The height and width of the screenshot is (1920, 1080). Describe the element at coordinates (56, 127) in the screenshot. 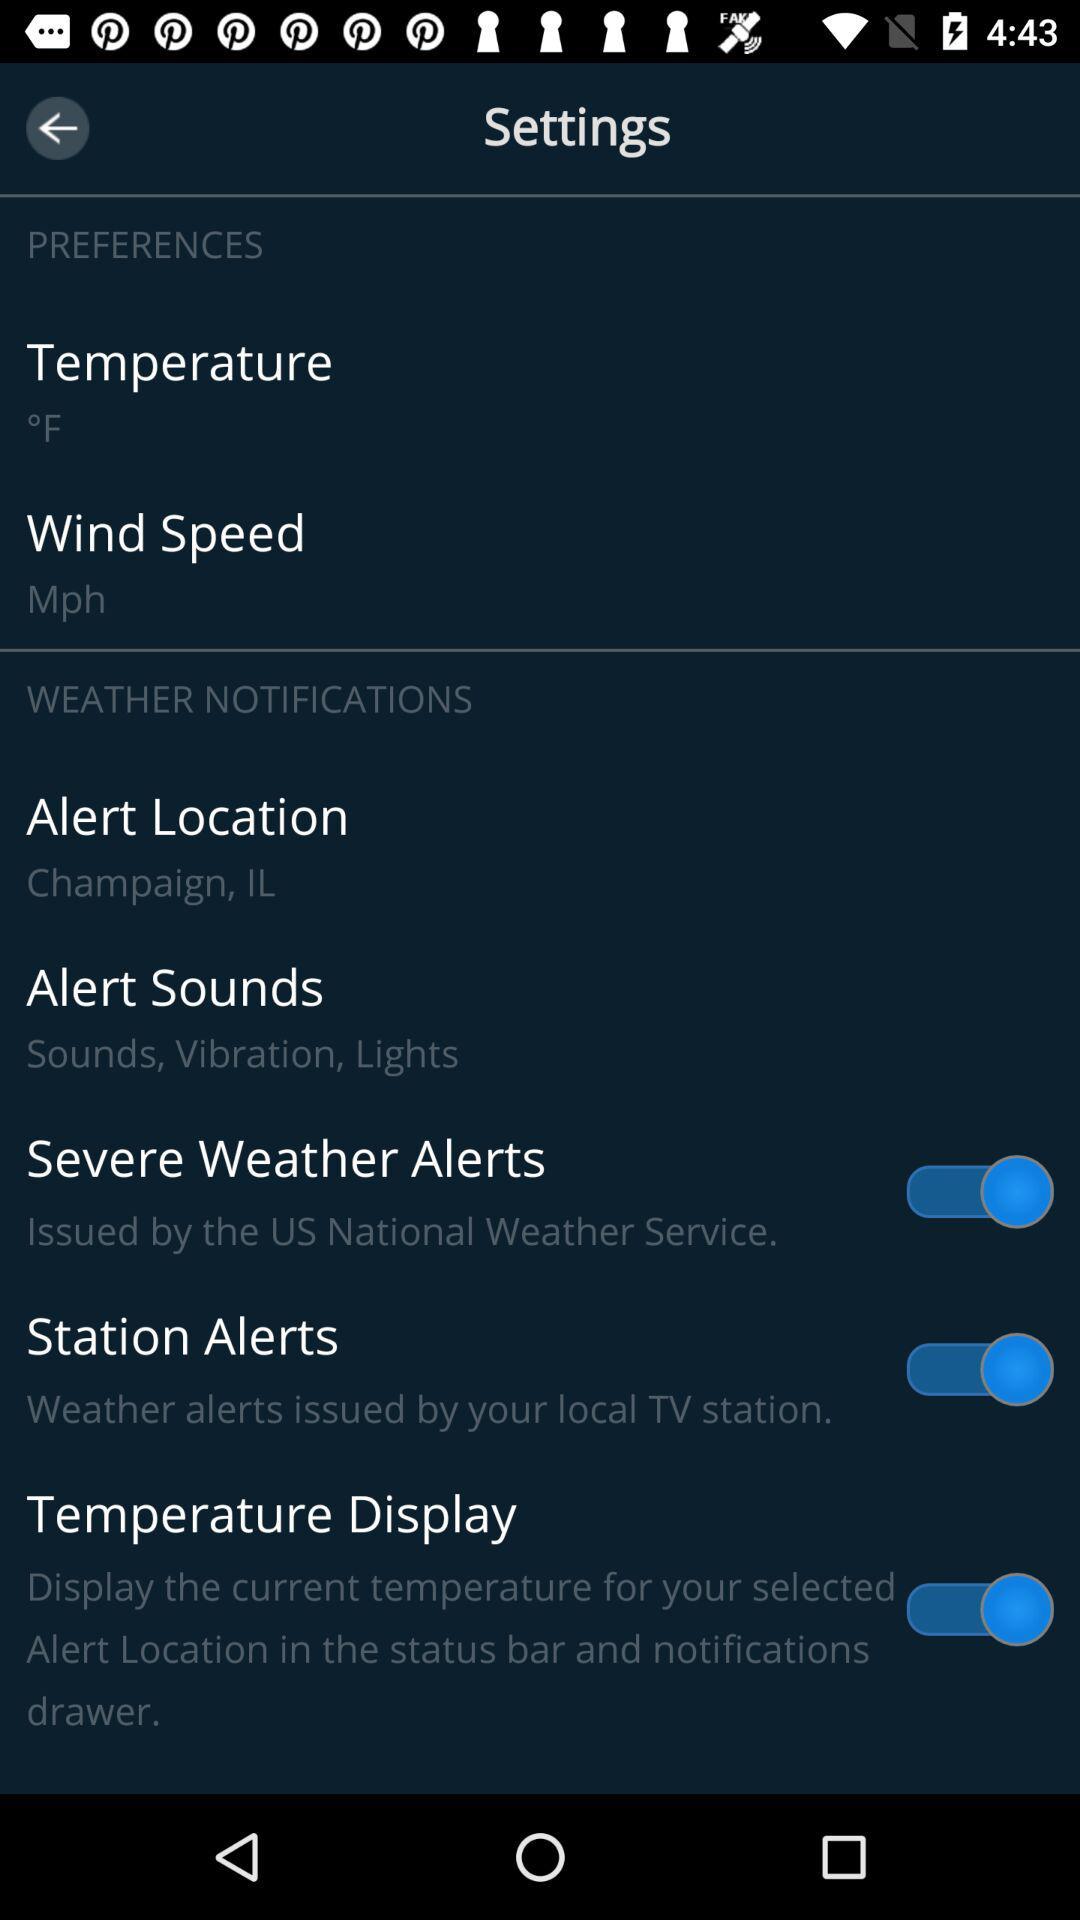

I see `bake button` at that location.